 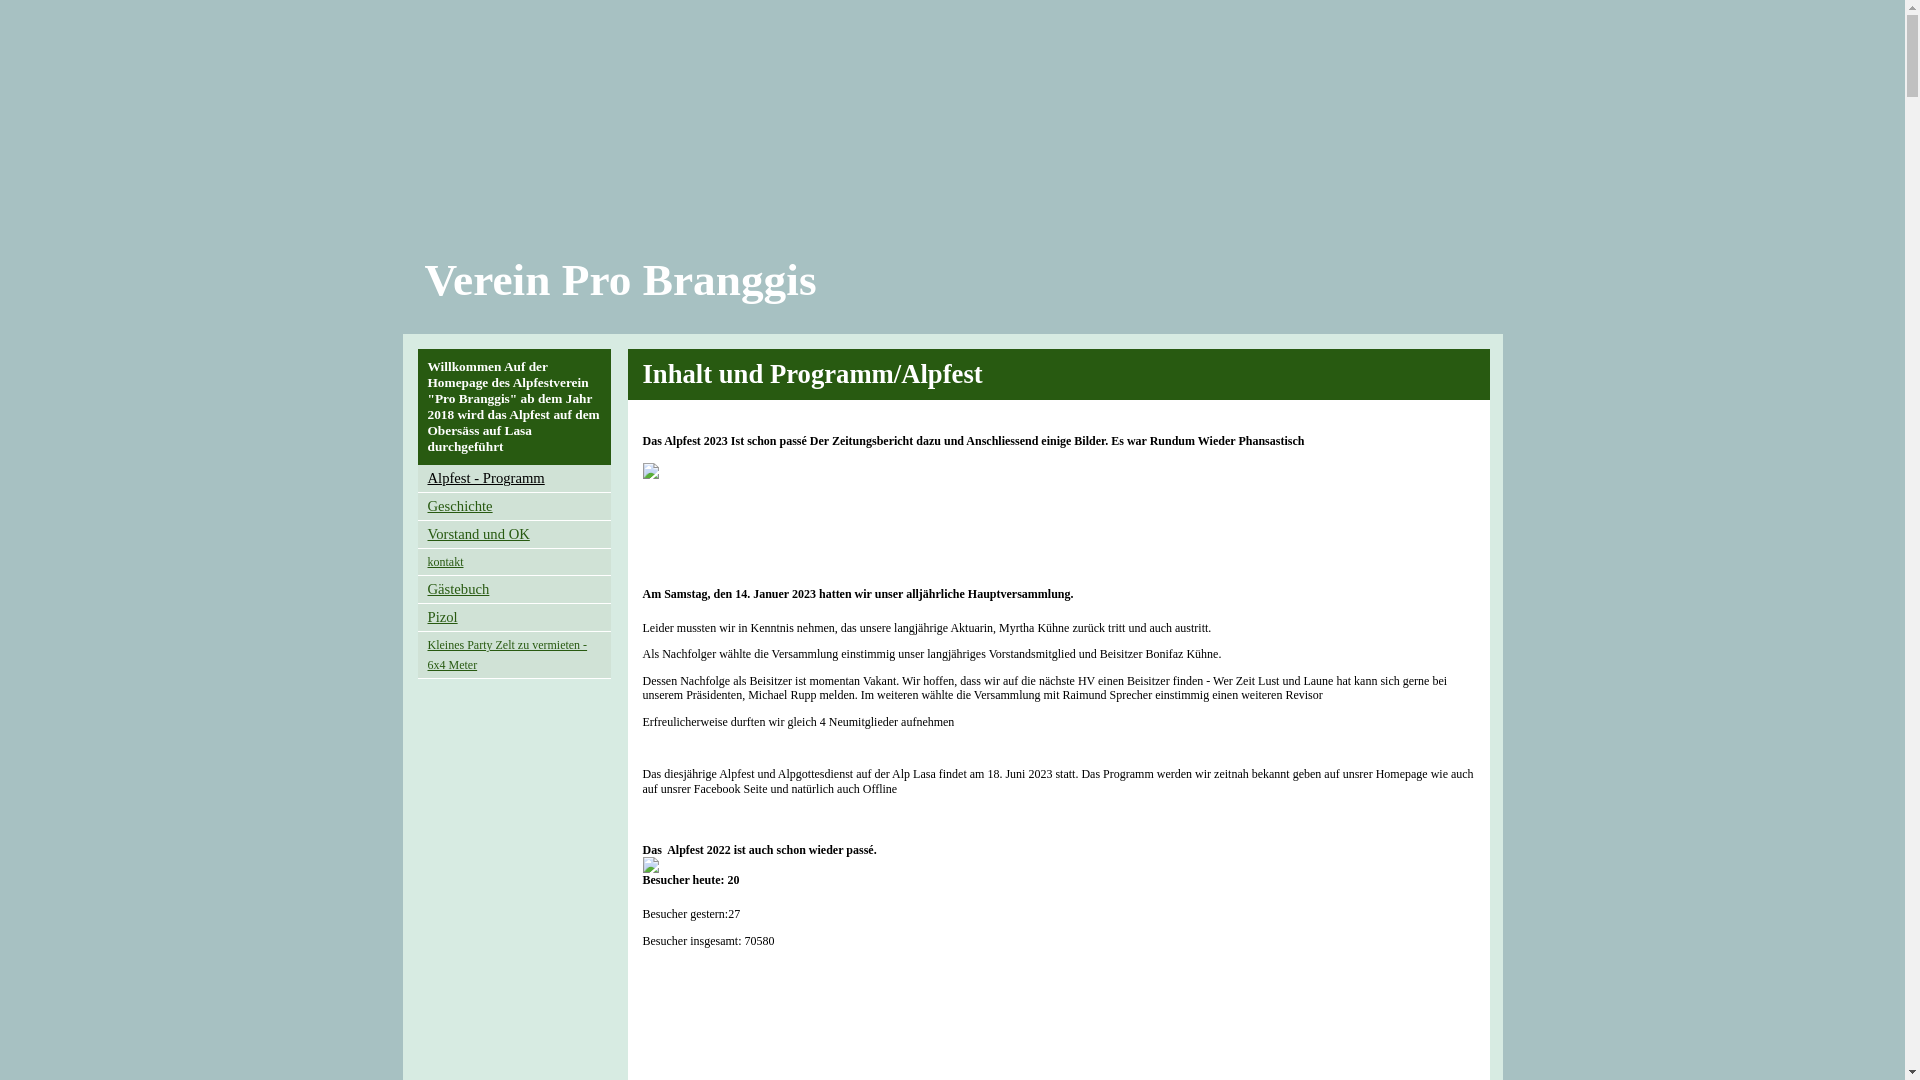 What do you see at coordinates (426, 478) in the screenshot?
I see `'Alpfest - Programm'` at bounding box center [426, 478].